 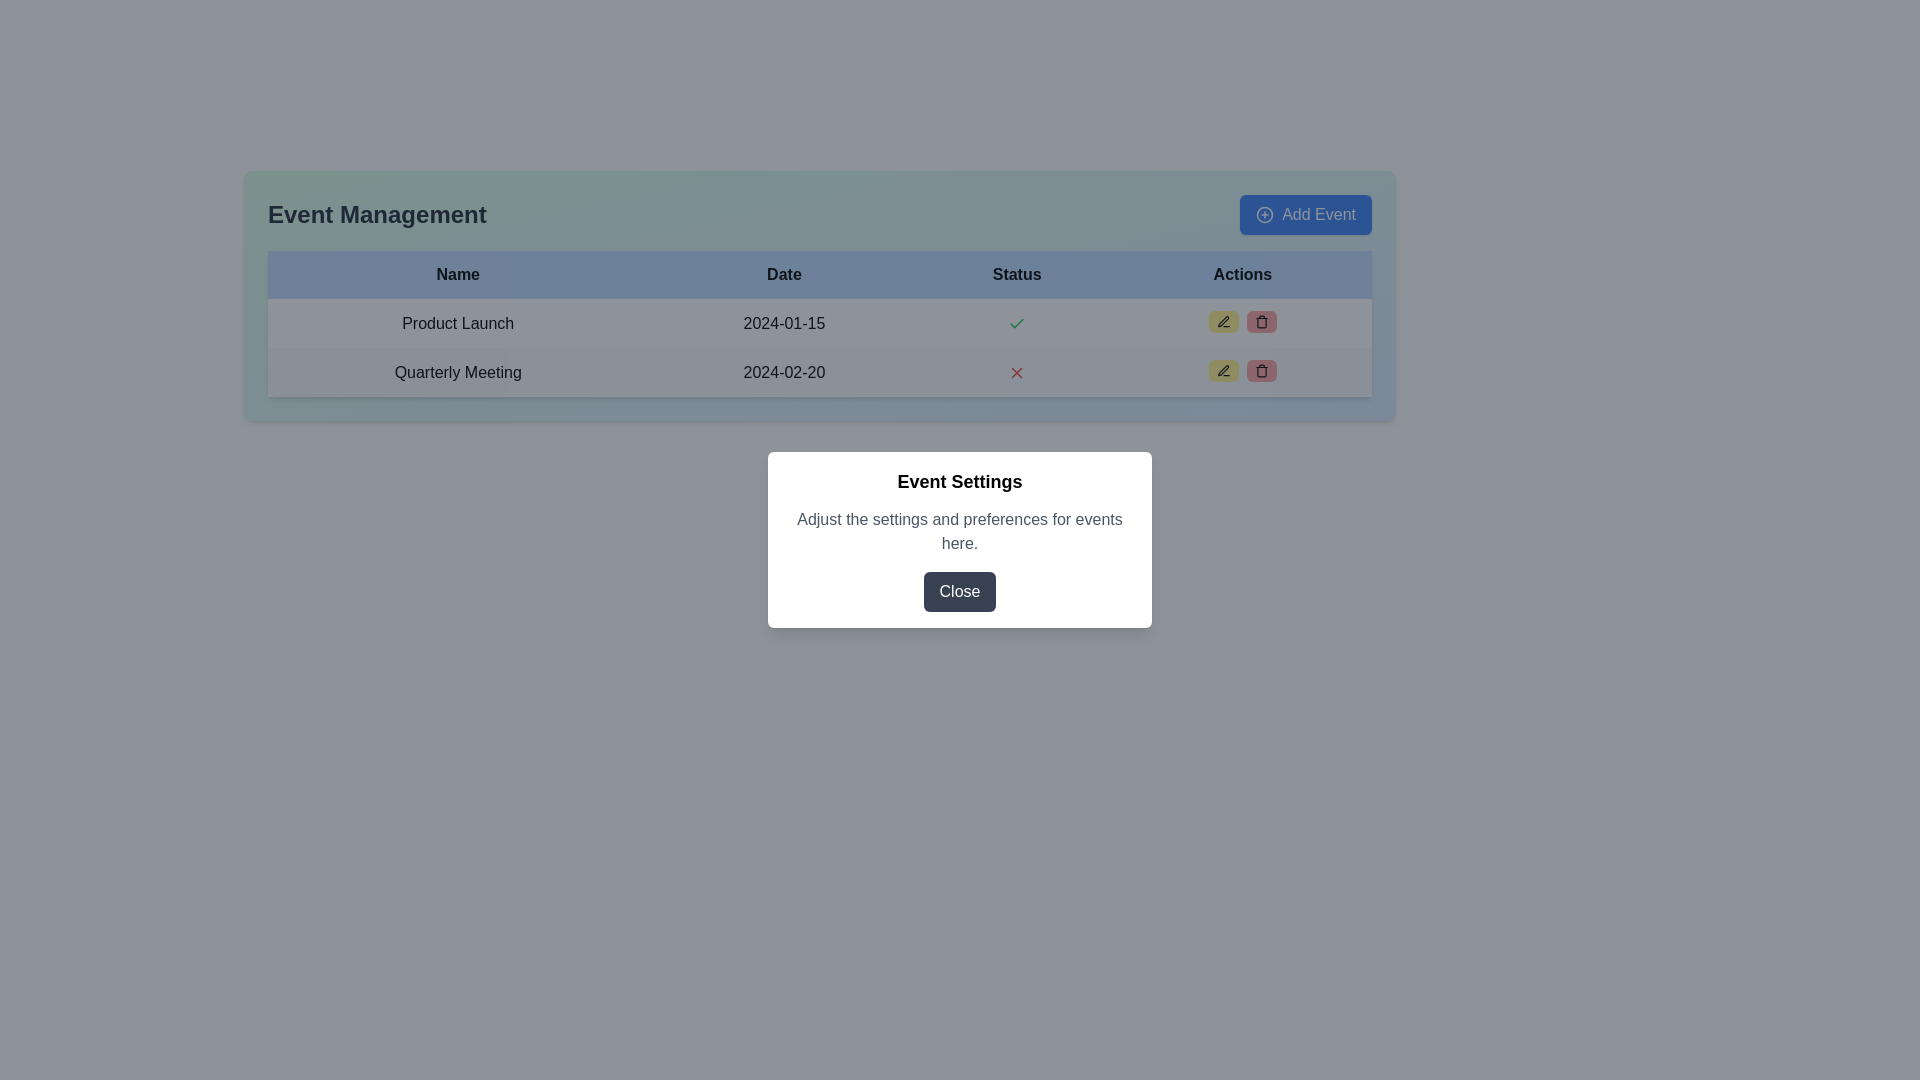 What do you see at coordinates (457, 322) in the screenshot?
I see `the text label displaying 'Product Launch', which is located in the first column of the second row of a table under the header 'Name'` at bounding box center [457, 322].